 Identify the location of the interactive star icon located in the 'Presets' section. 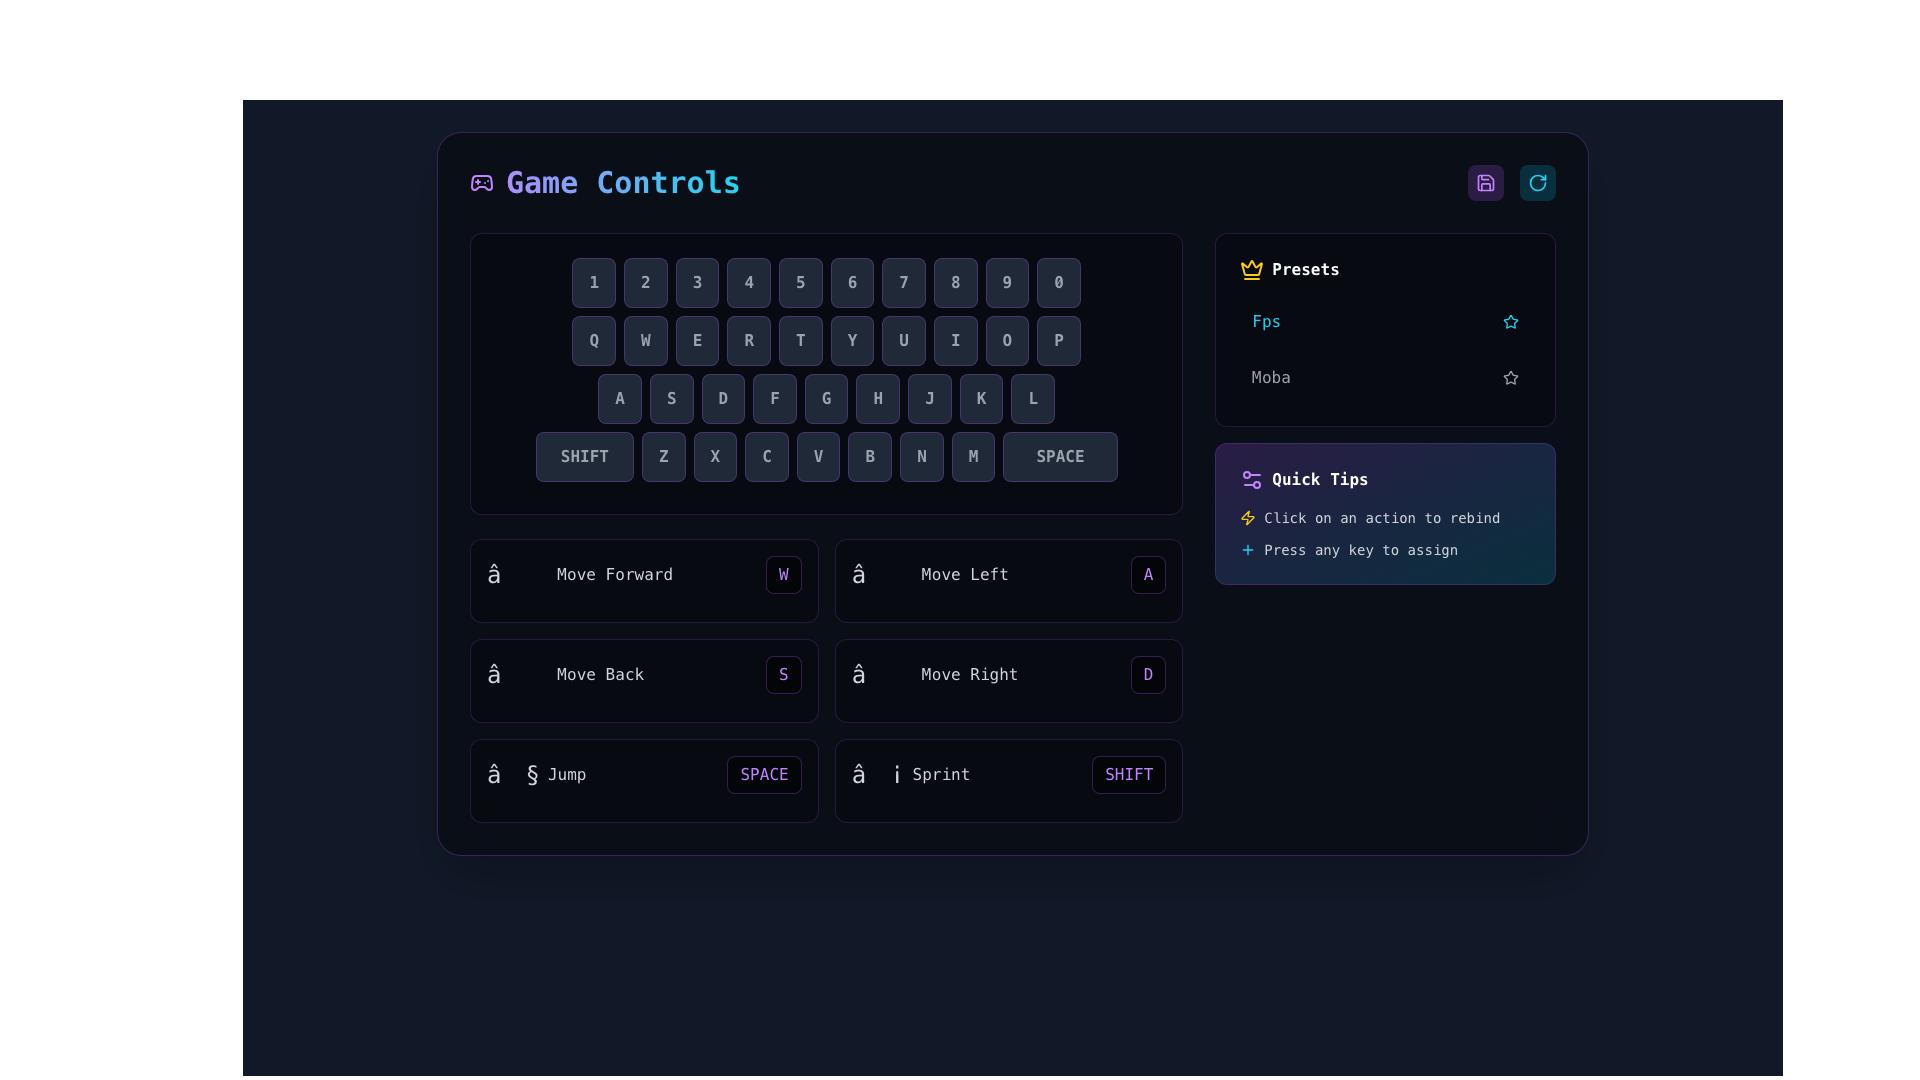
(1511, 377).